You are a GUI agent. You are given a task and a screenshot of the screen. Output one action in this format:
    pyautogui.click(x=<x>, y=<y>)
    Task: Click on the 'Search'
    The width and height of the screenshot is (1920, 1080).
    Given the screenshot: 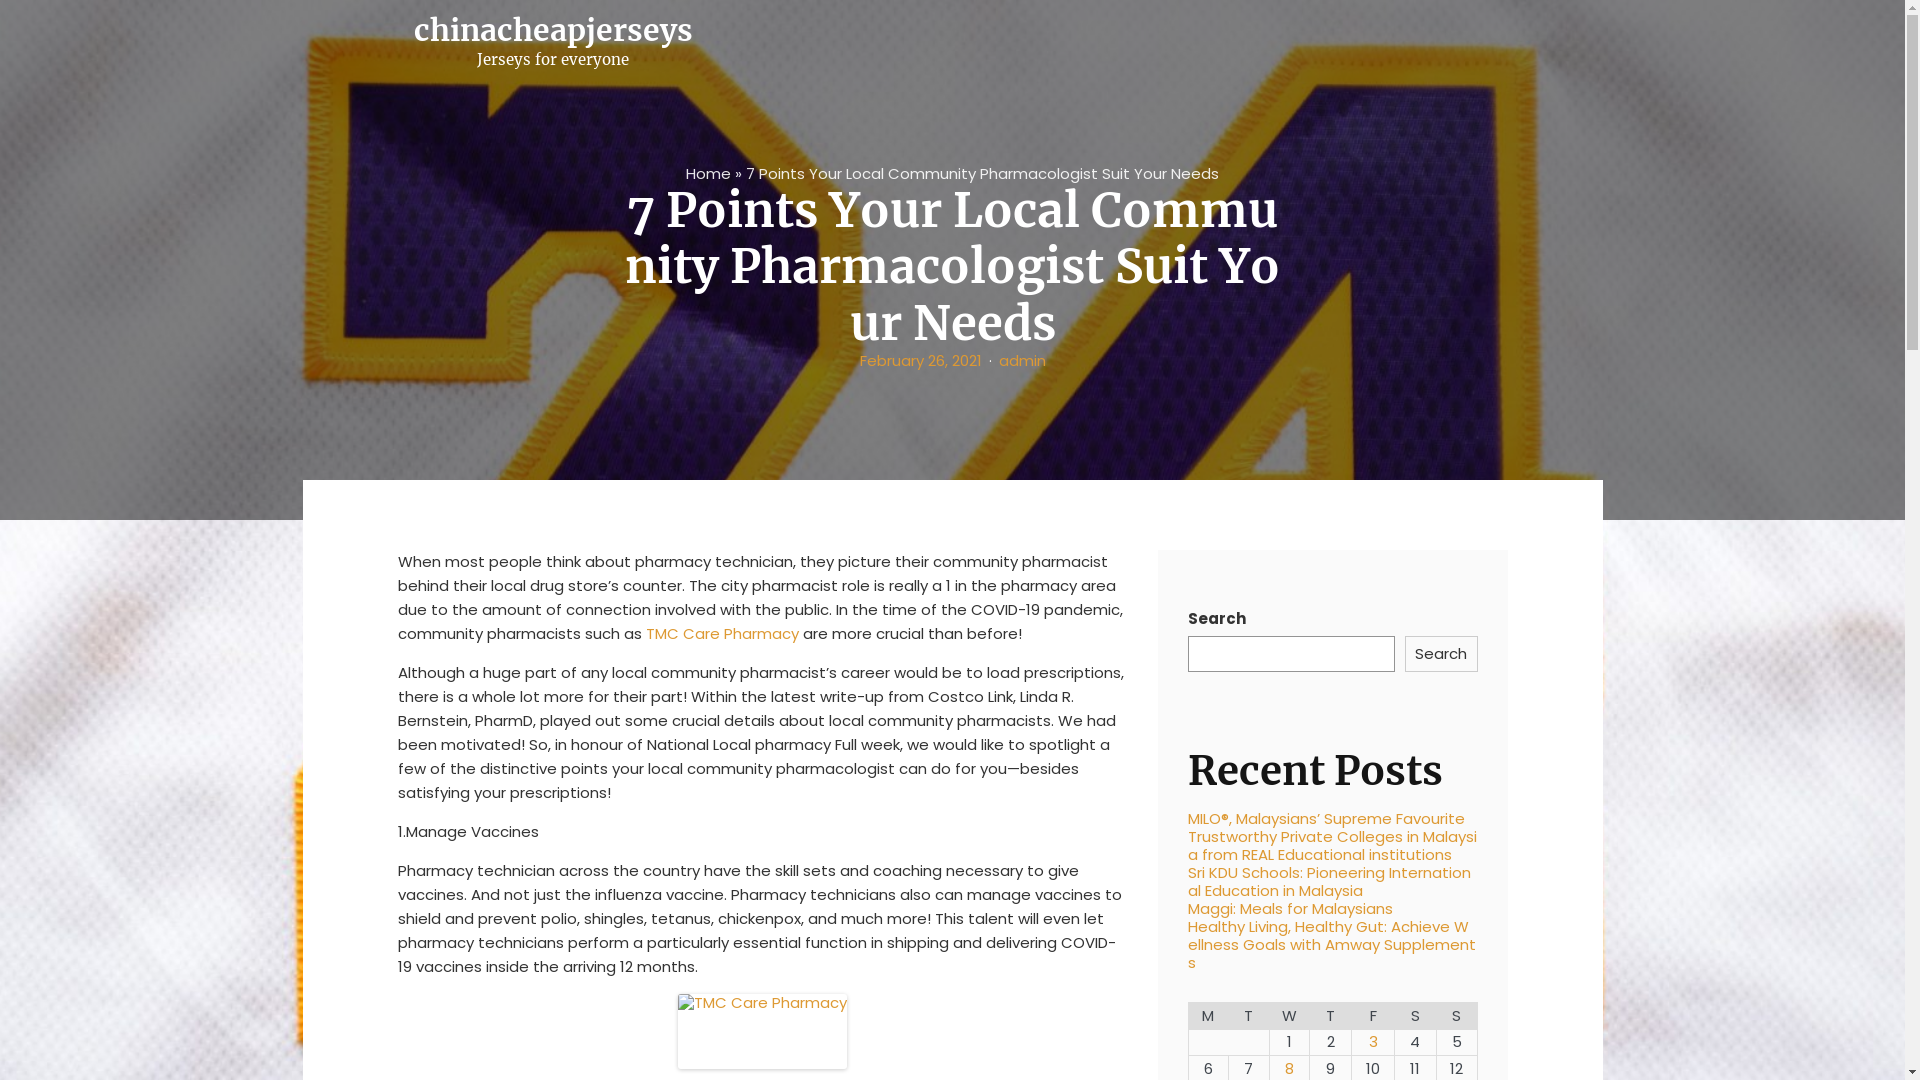 What is the action you would take?
    pyautogui.click(x=1441, y=654)
    